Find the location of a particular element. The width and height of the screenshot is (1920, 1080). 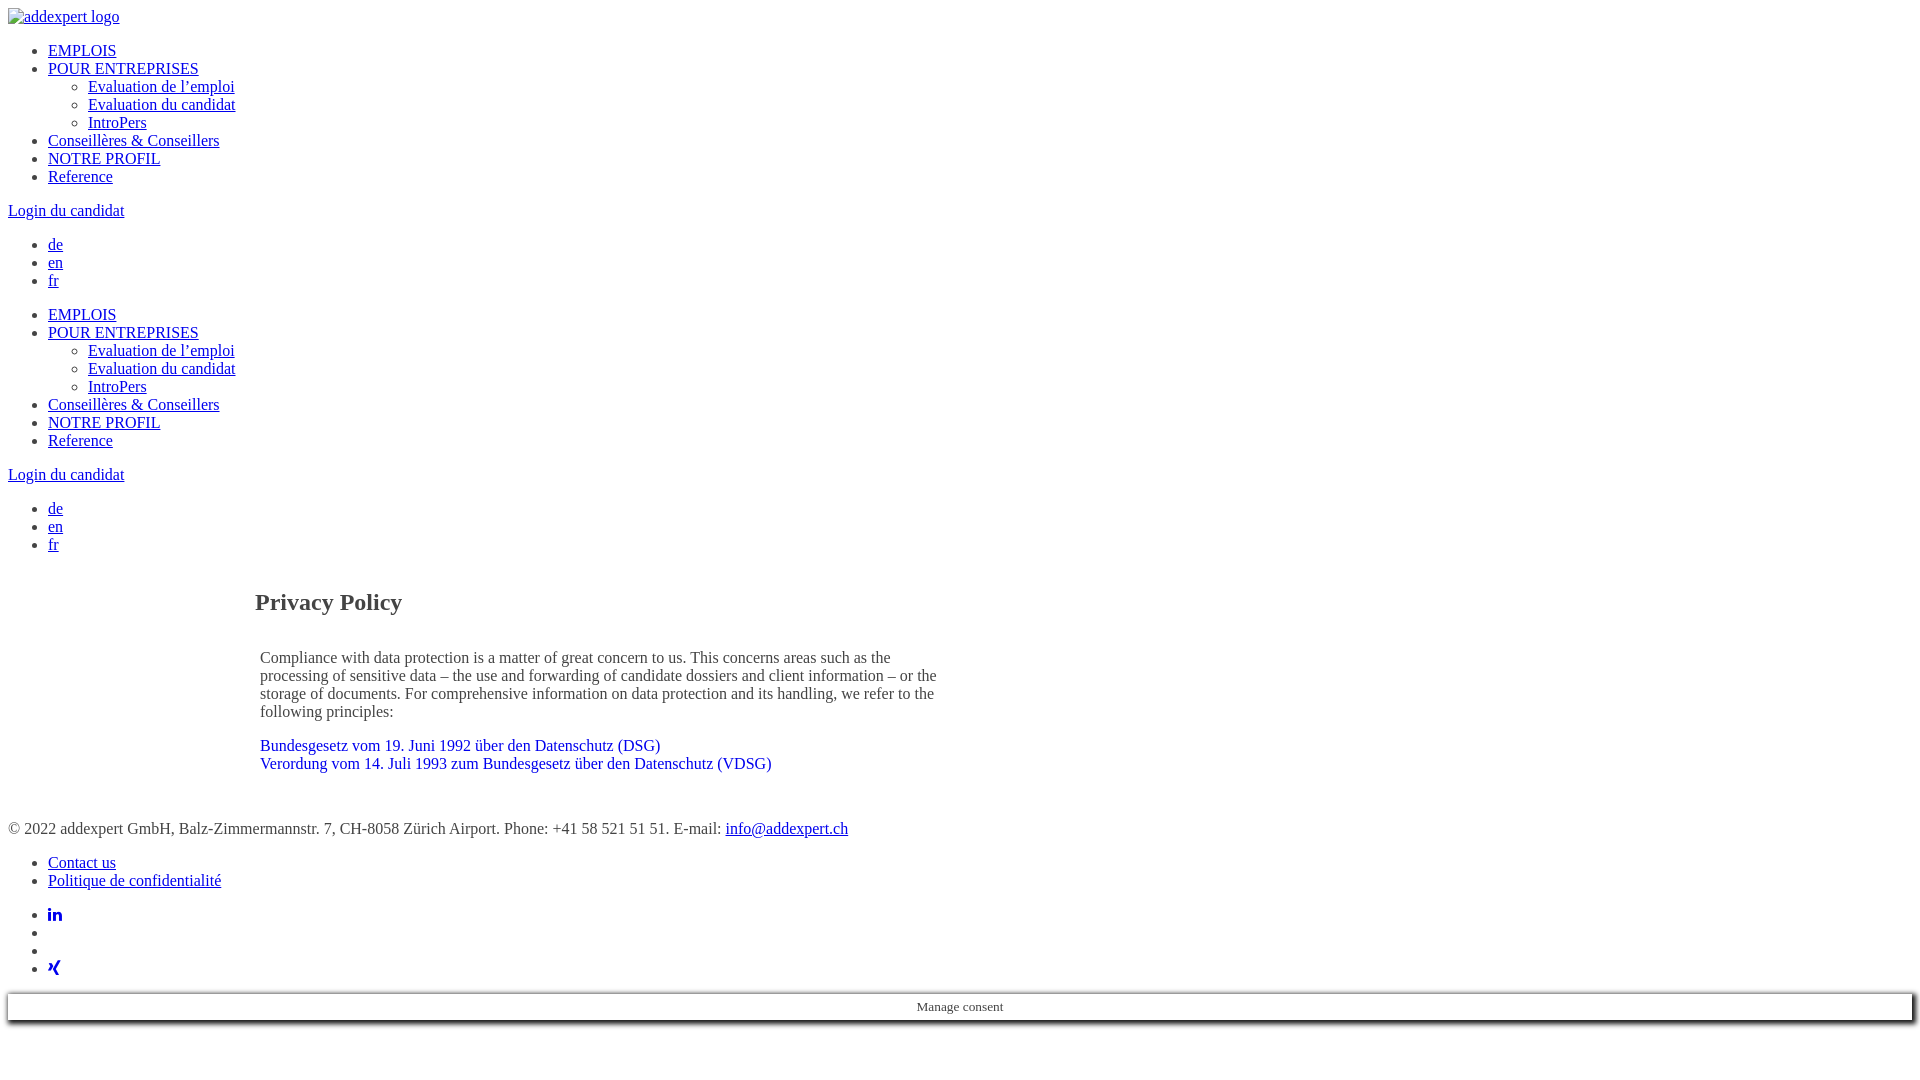

'fr' is located at coordinates (53, 280).